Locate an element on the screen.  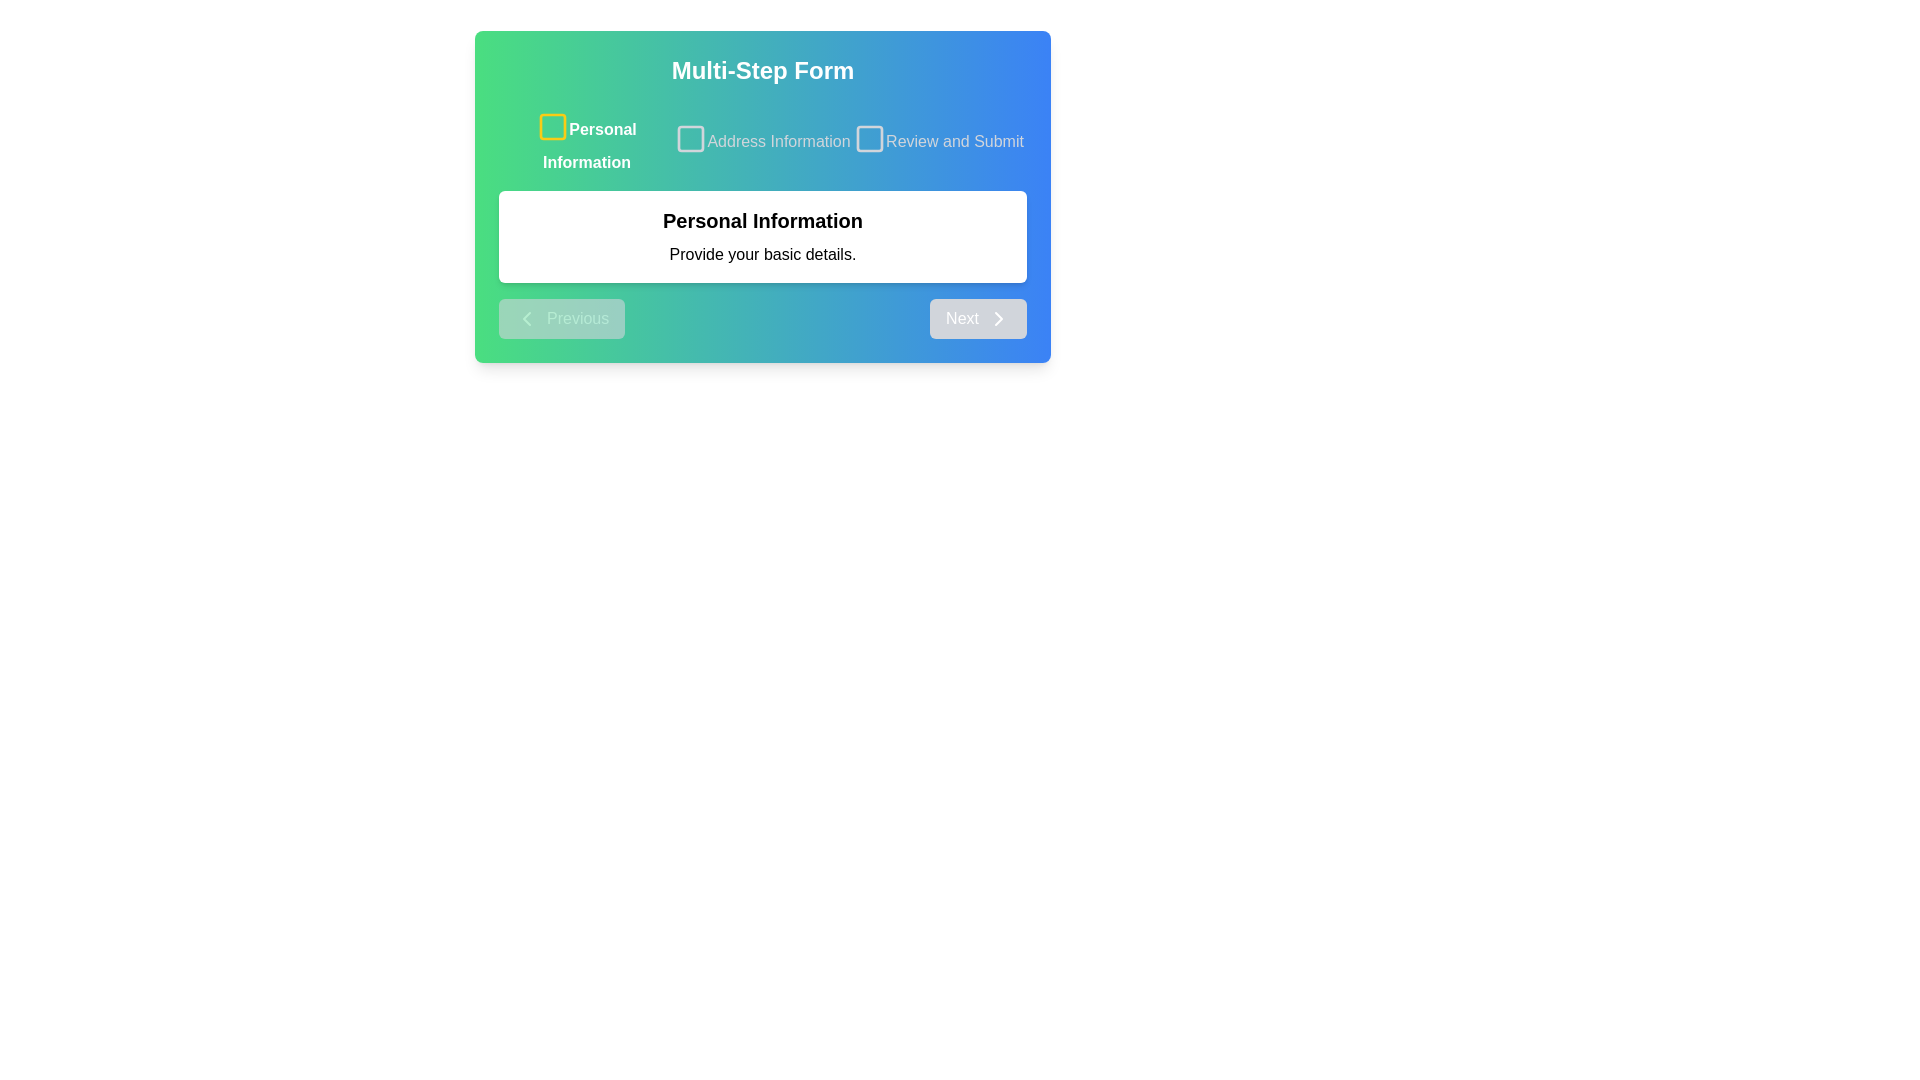
the text element labeled 'Personal Information' for interaction is located at coordinates (585, 141).